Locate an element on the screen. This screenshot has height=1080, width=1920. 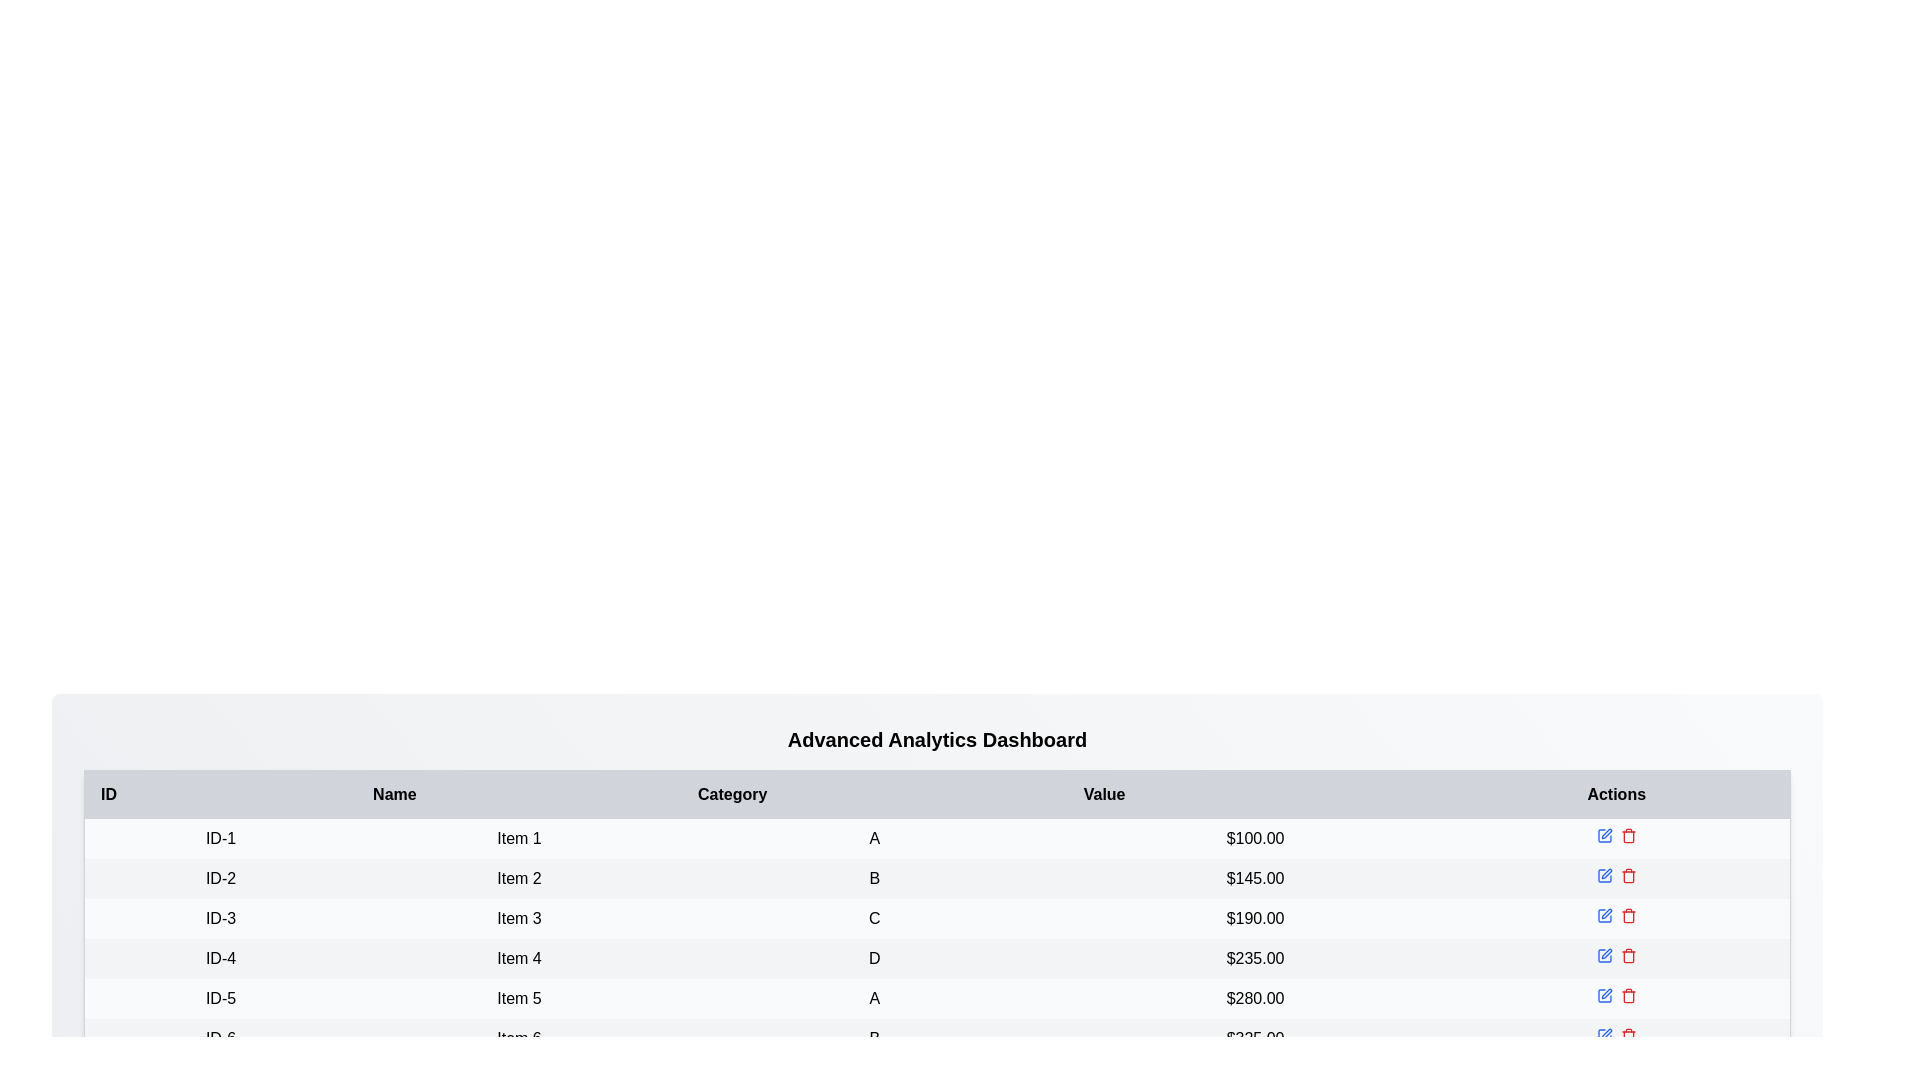
the table header to sort by Category is located at coordinates (874, 793).